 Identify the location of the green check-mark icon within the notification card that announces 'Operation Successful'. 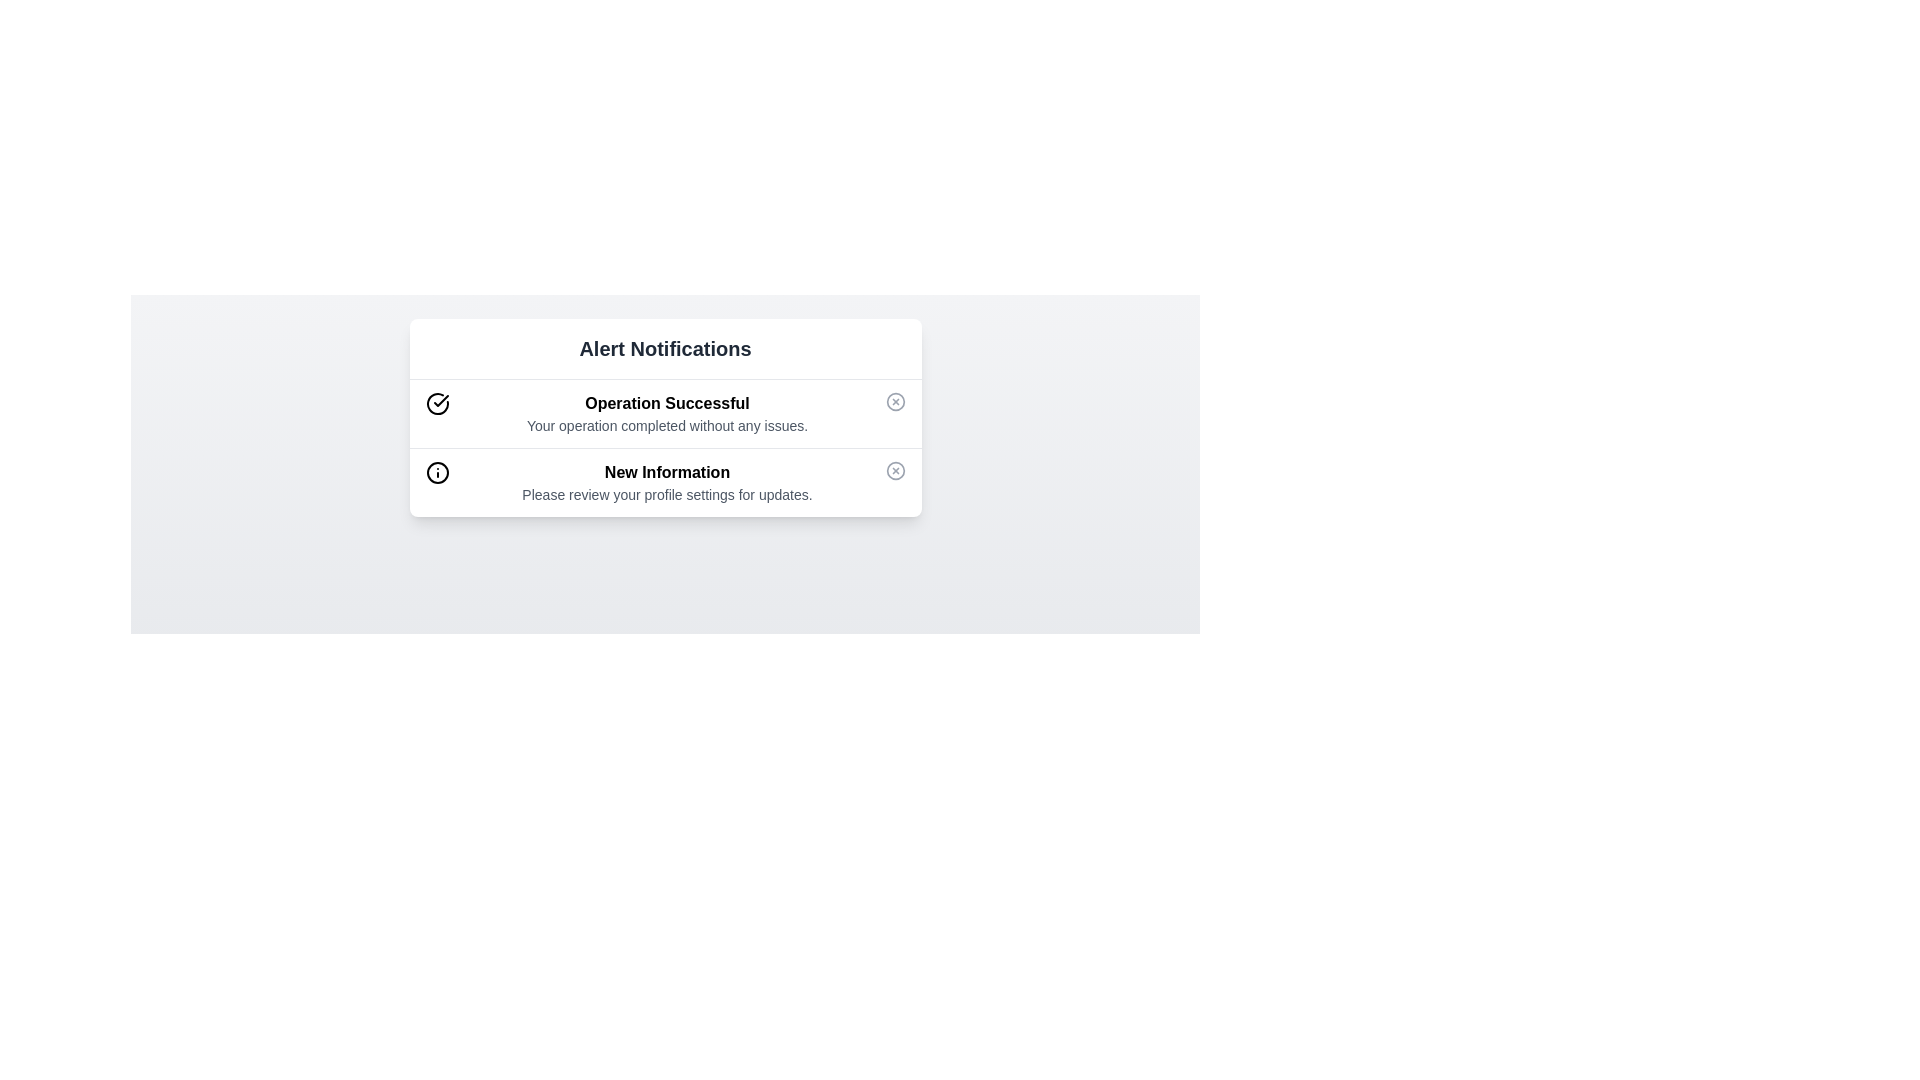
(436, 404).